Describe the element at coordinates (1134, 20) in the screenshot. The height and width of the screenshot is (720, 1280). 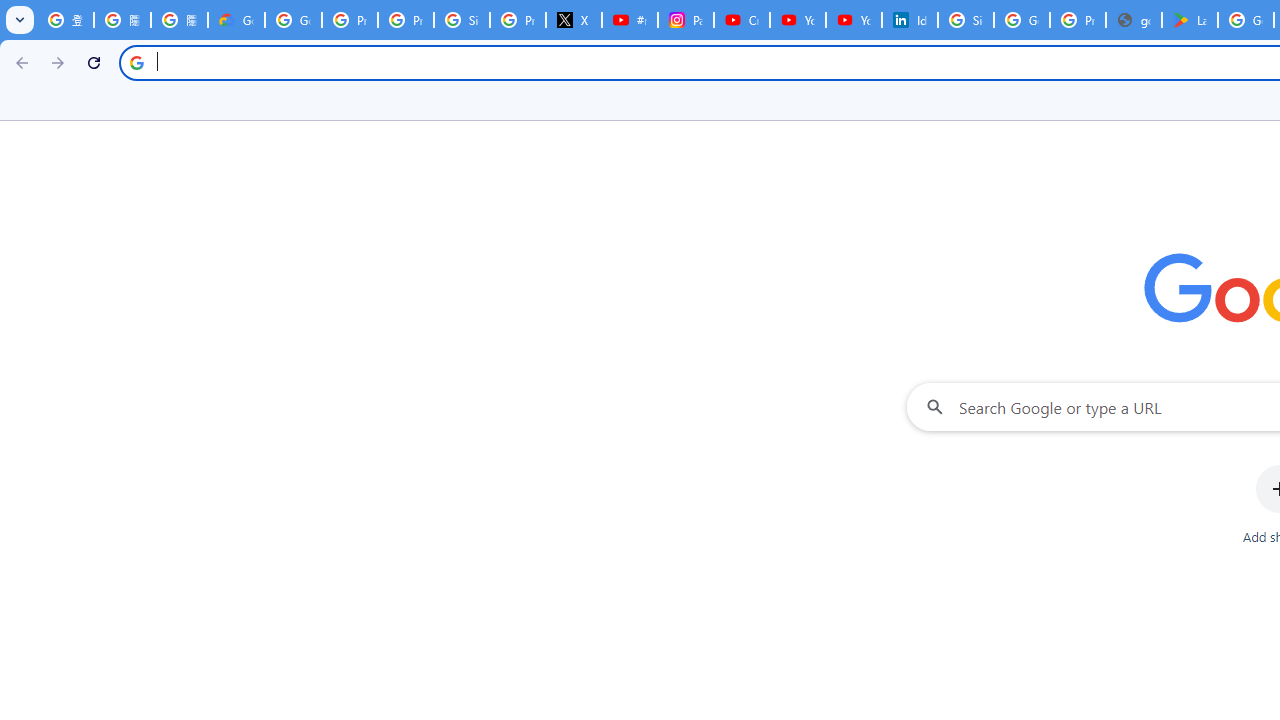
I see `'google_privacy_policy_en.pdf'` at that location.